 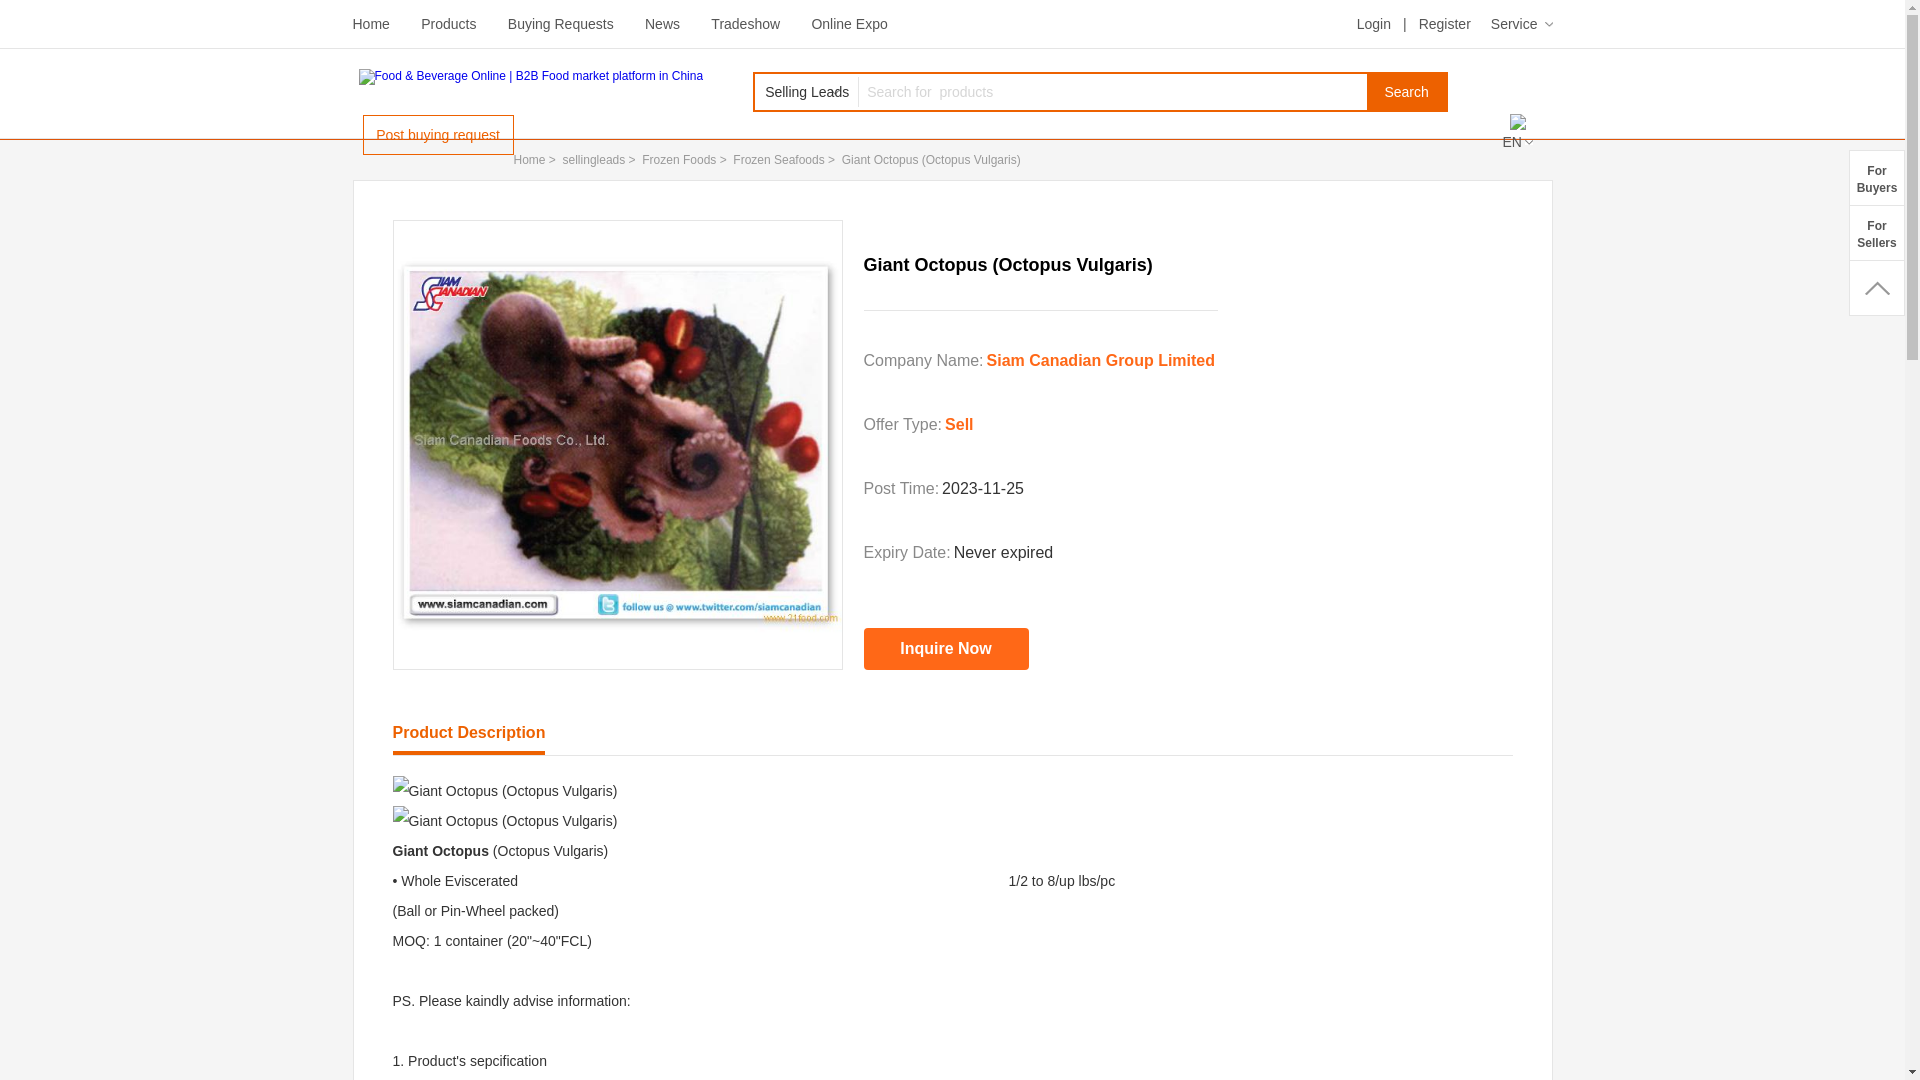 What do you see at coordinates (1099, 360) in the screenshot?
I see `'Siam Canadian Group Limited'` at bounding box center [1099, 360].